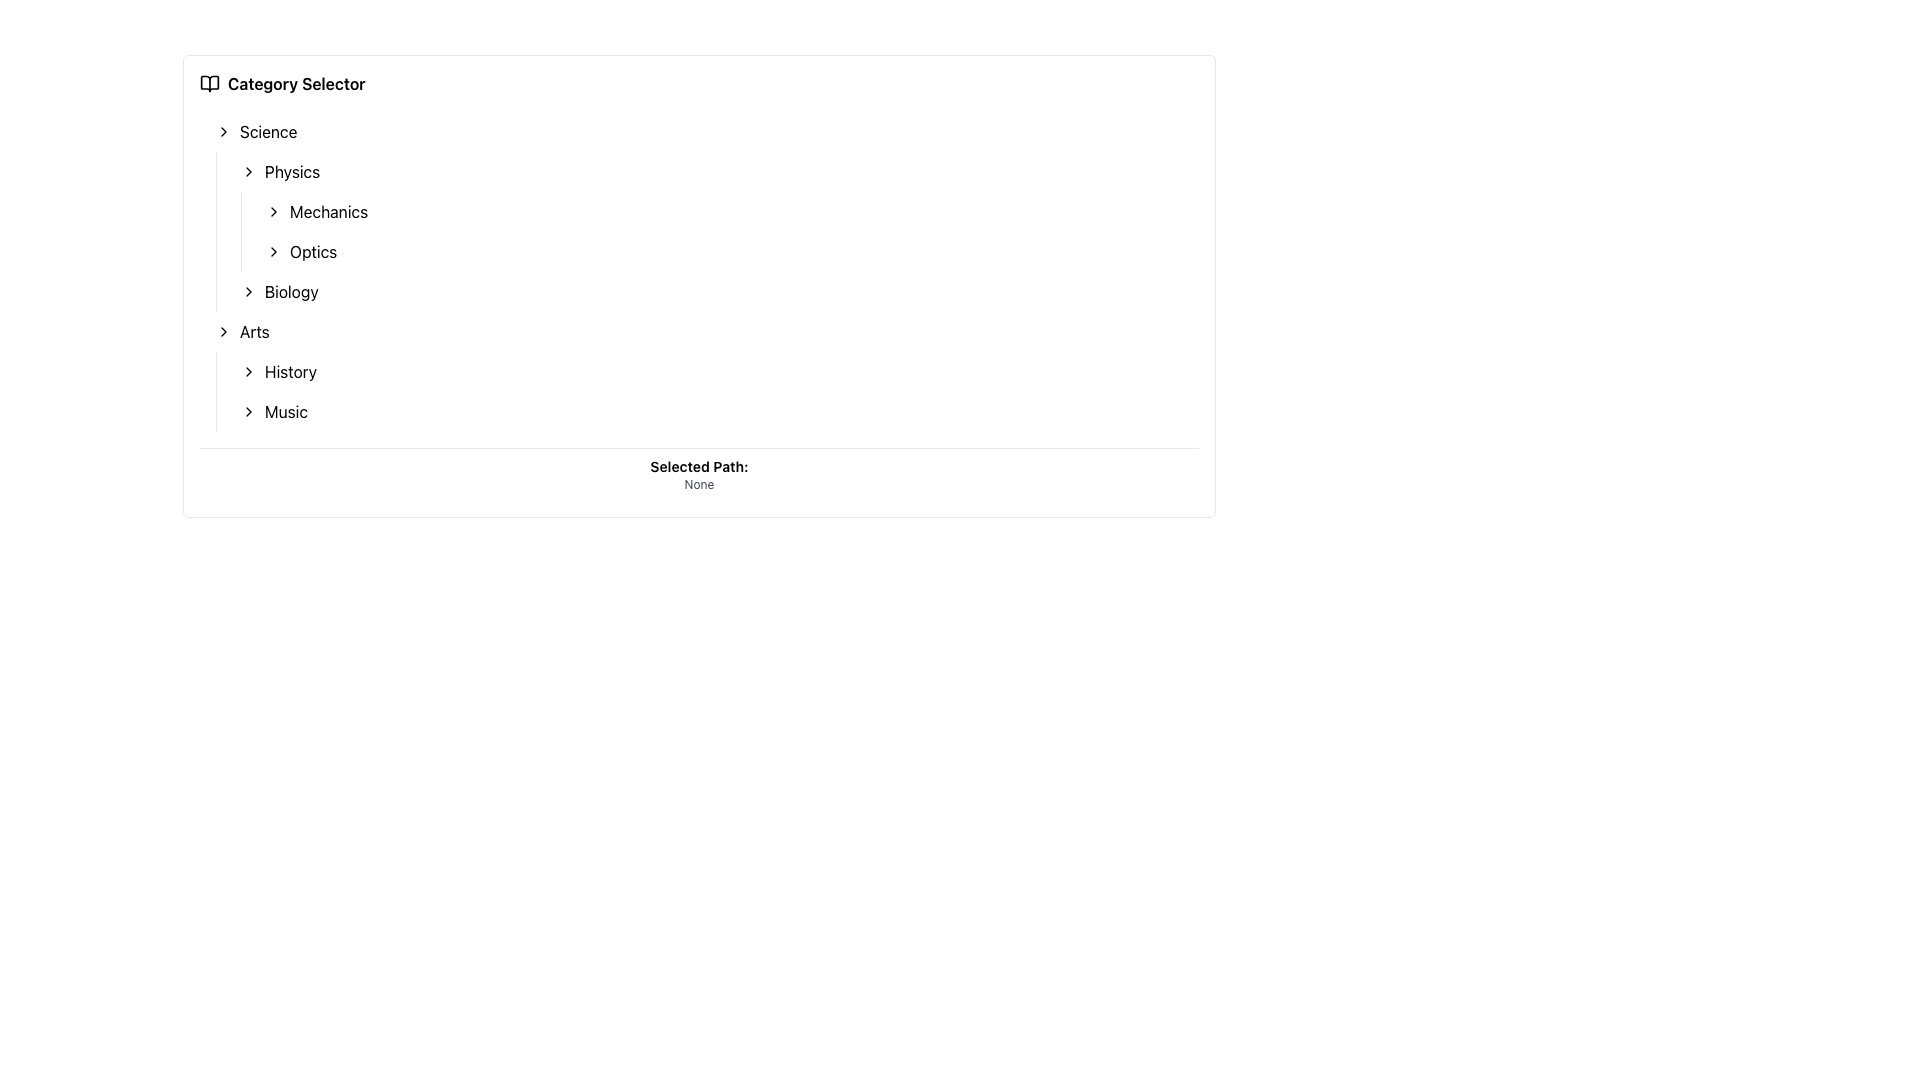  I want to click on the 'Music' text label in the navigation menu under the 'Arts' section, so click(285, 411).